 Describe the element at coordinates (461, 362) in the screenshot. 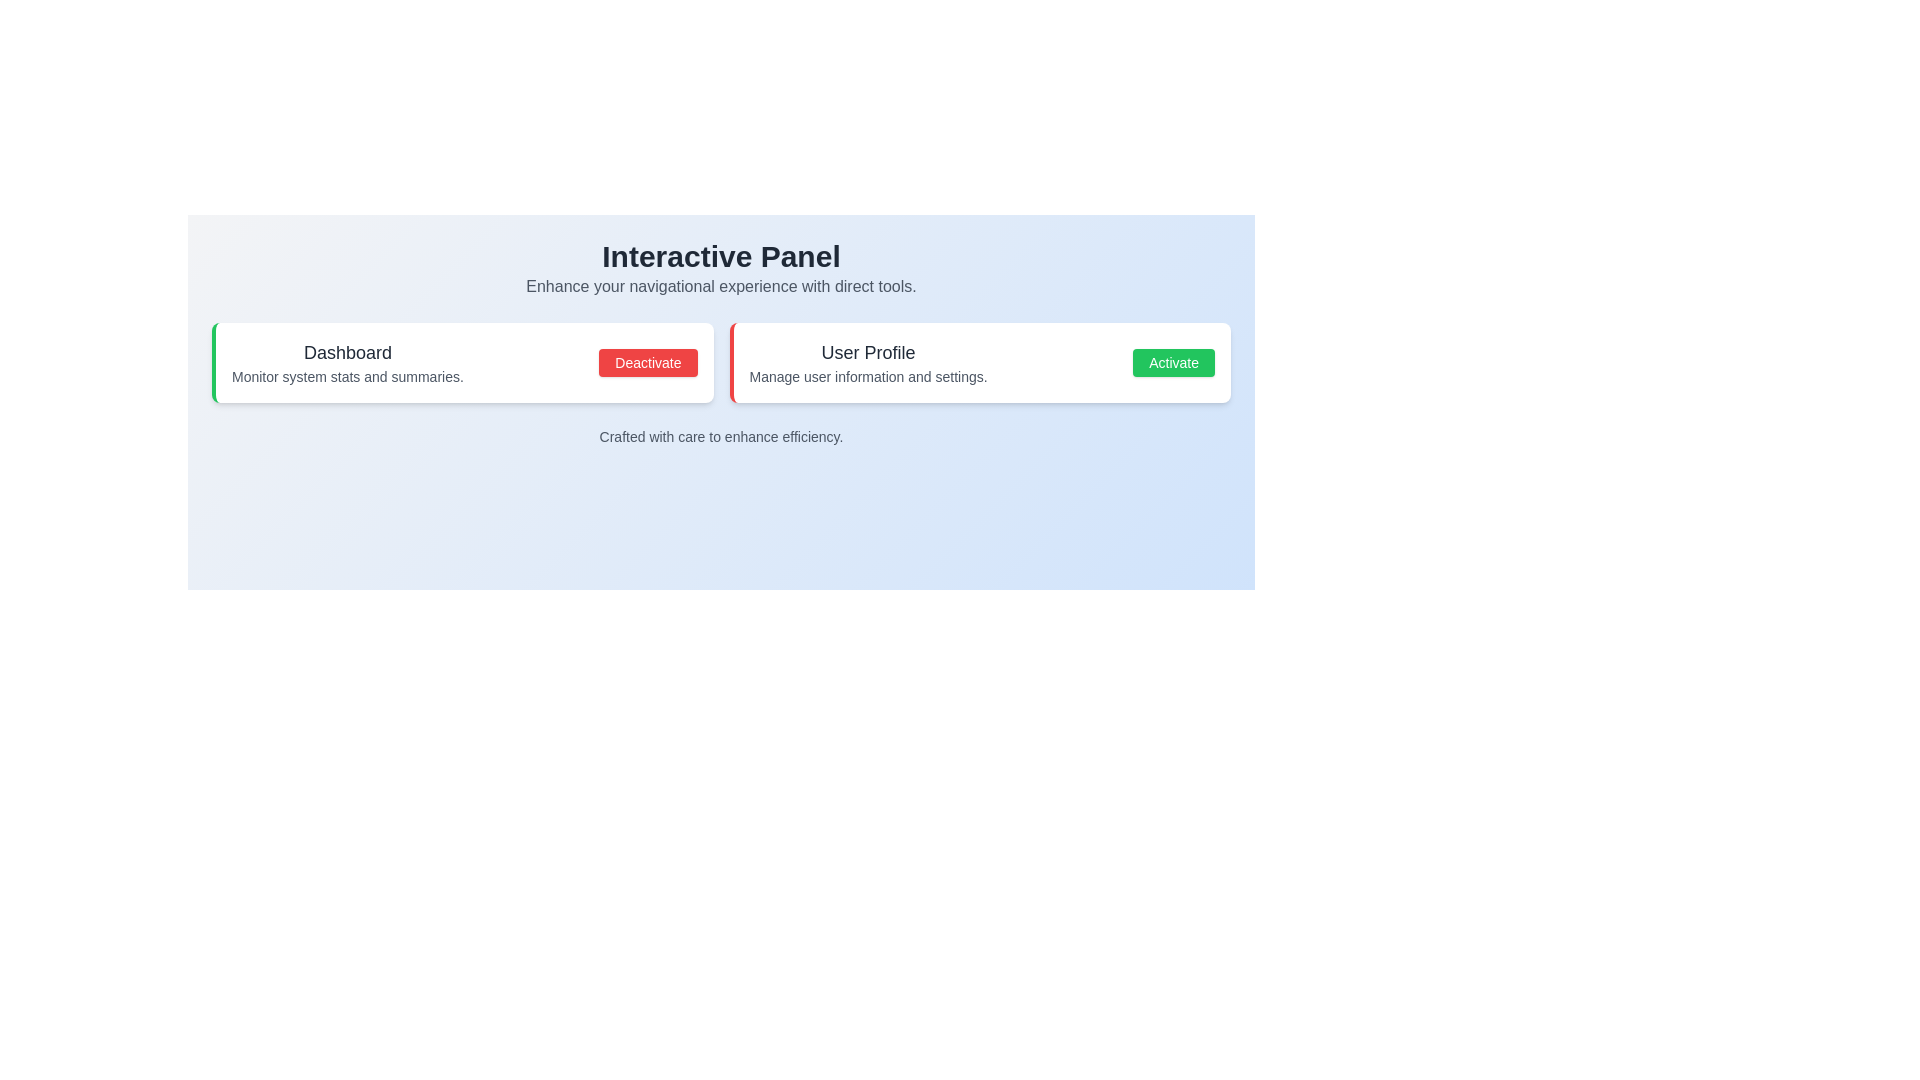

I see `the 'Deactivate' button located in the left half of the two-column grid layout, which presents a summary of system statistics` at that location.